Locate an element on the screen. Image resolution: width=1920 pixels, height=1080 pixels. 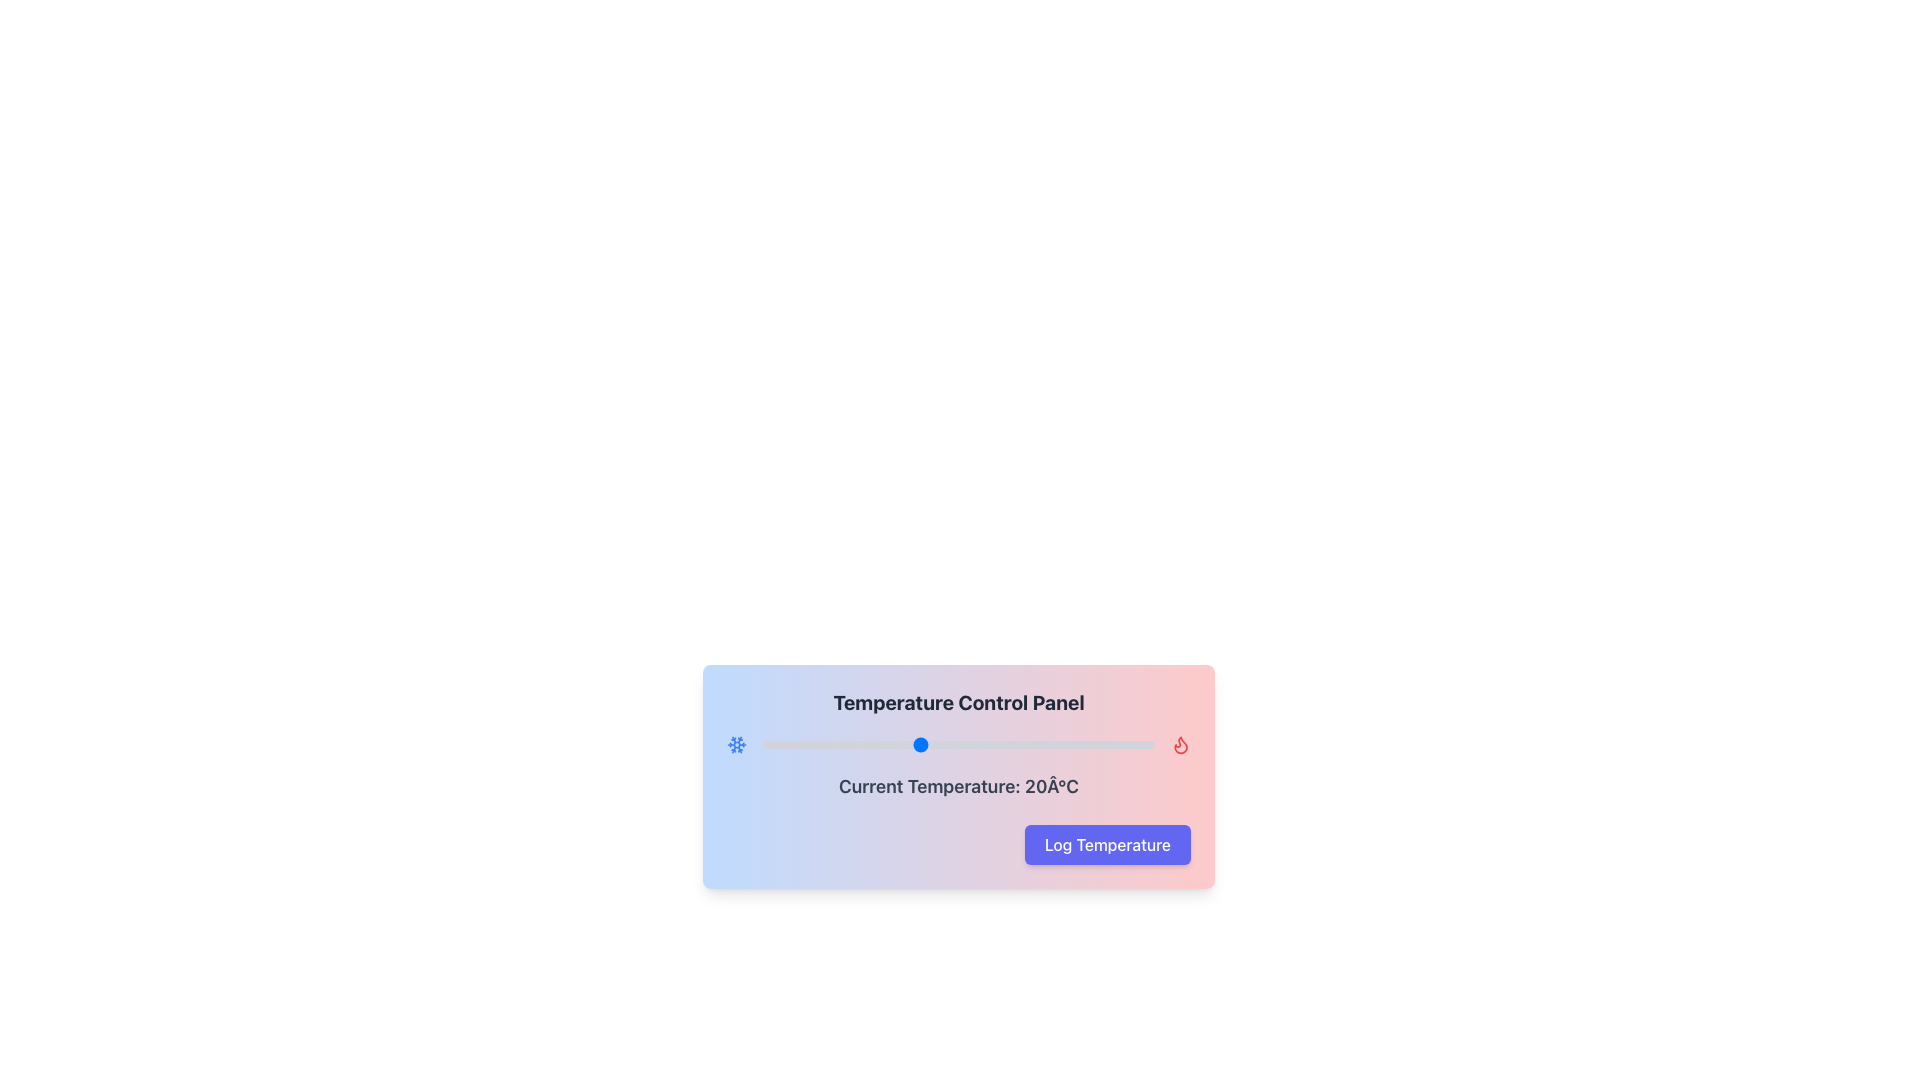
the temperature slider is located at coordinates (849, 744).